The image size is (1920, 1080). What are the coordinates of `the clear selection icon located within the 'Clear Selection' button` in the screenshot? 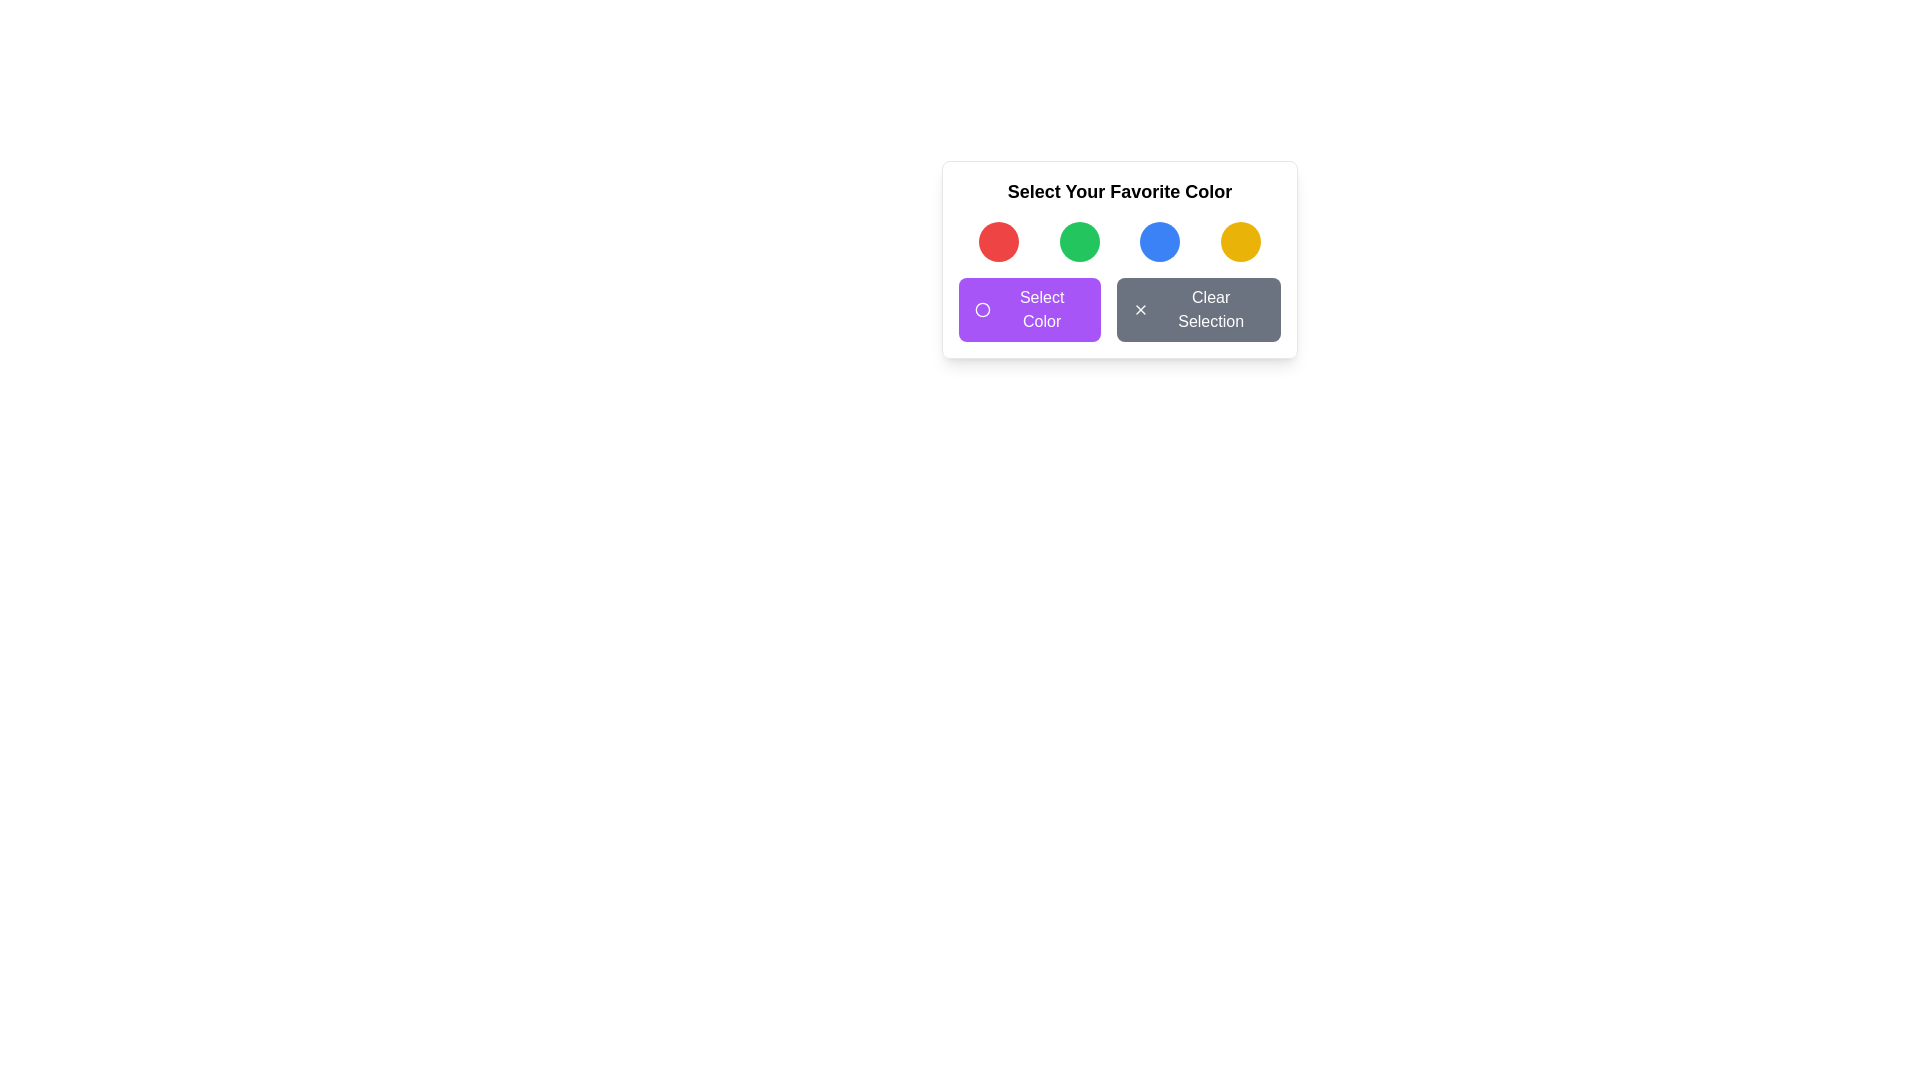 It's located at (1141, 309).